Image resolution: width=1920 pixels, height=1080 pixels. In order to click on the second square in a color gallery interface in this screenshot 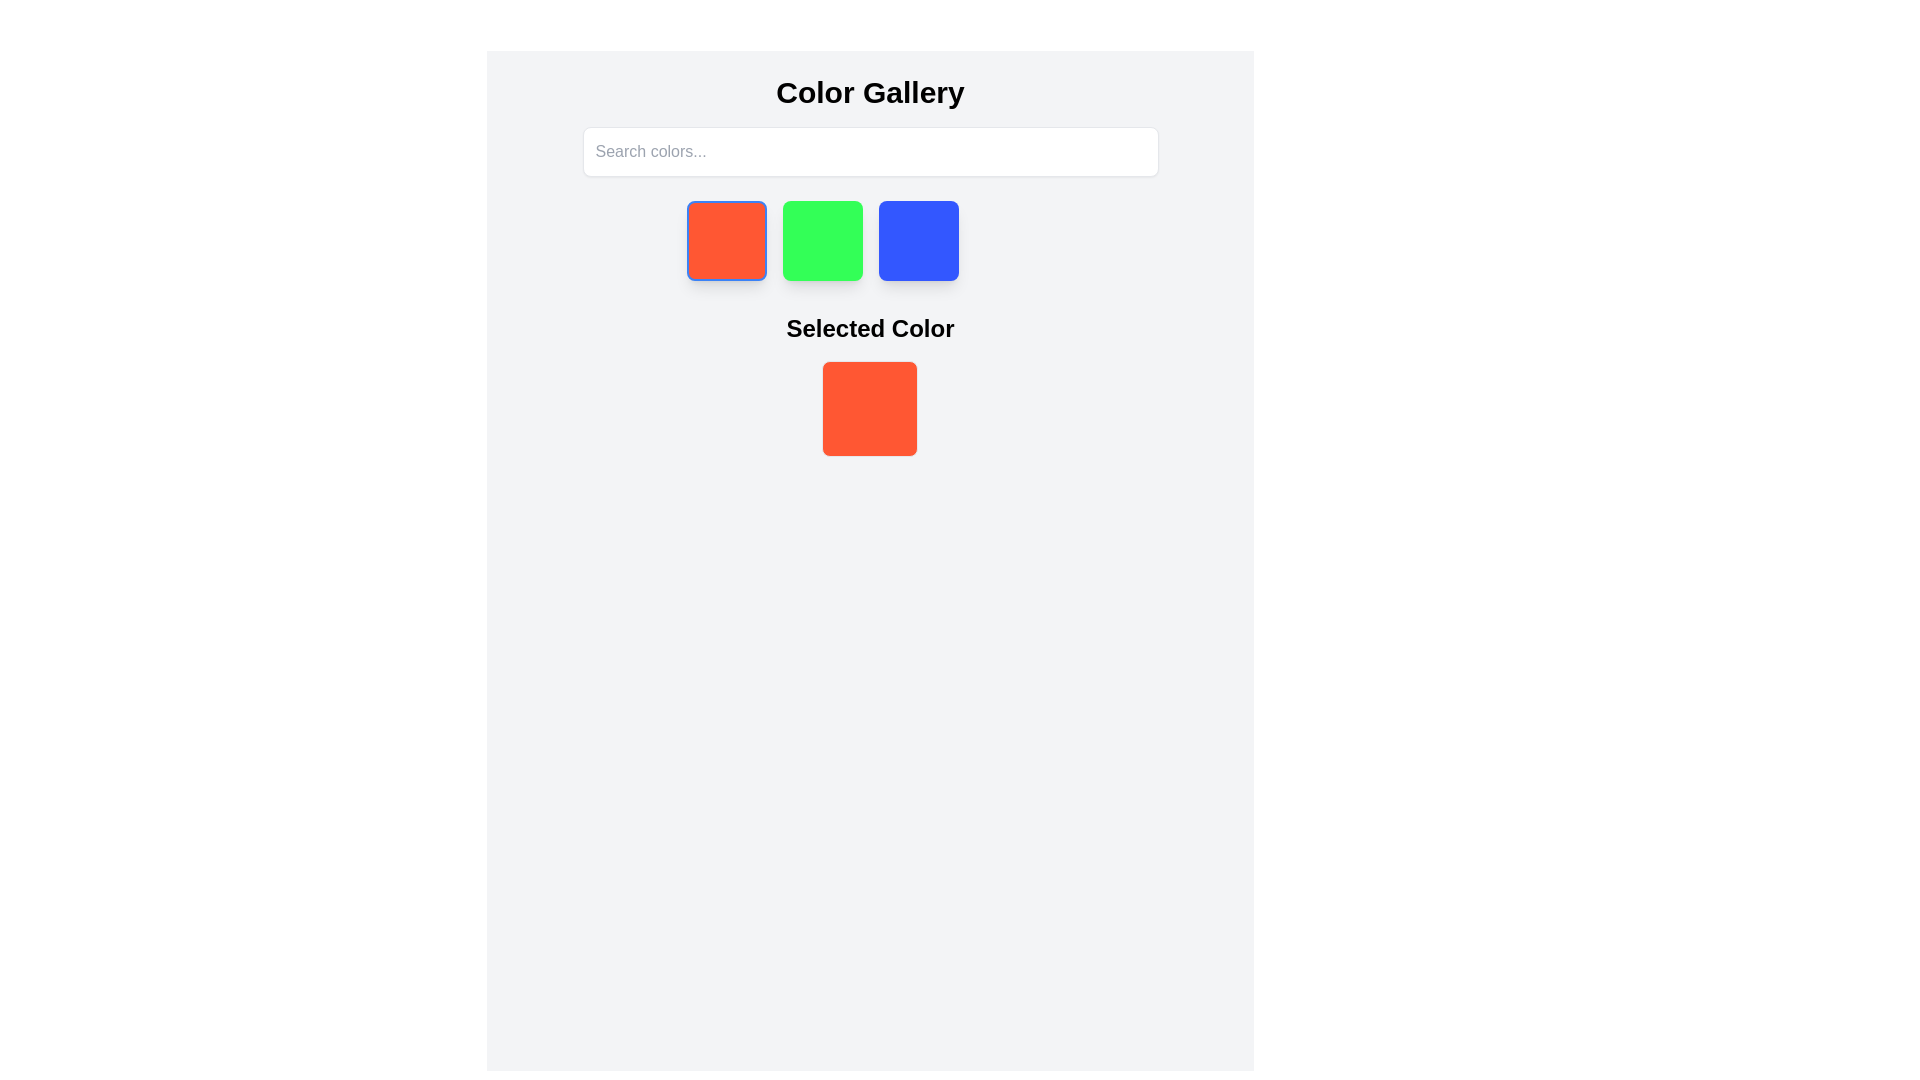, I will do `click(822, 239)`.